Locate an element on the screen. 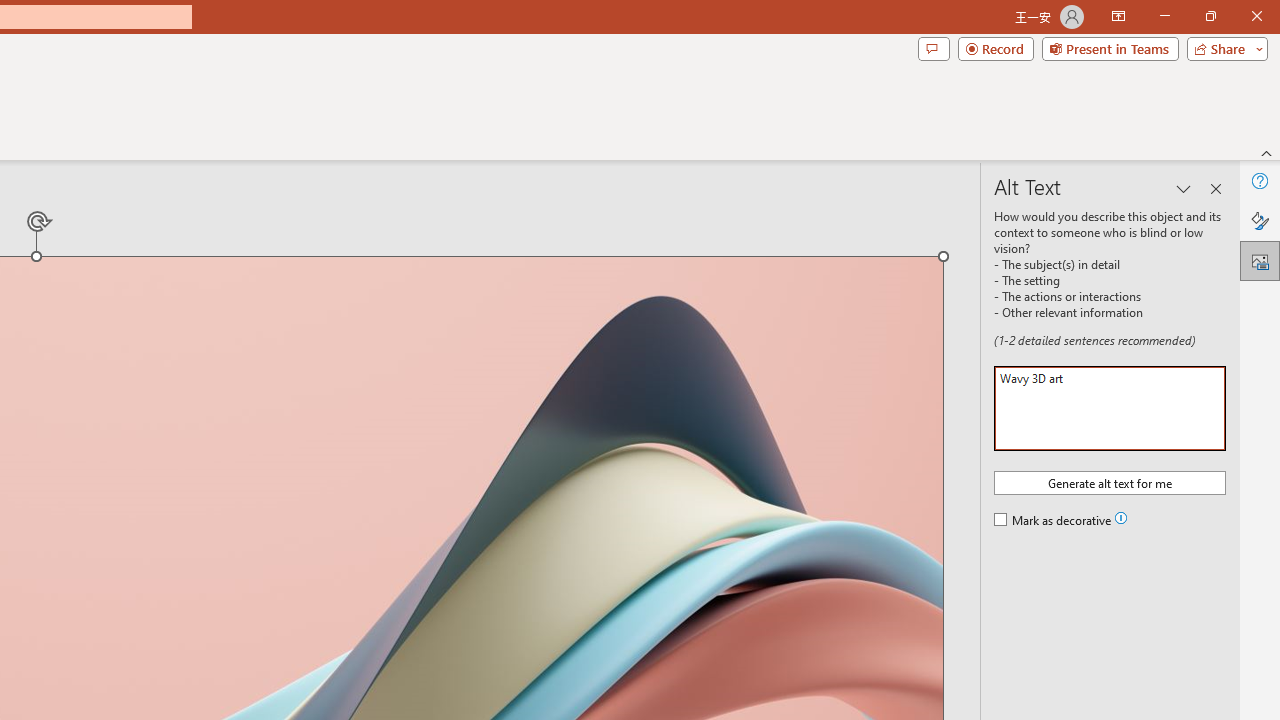 Image resolution: width=1280 pixels, height=720 pixels. 'Mark as decorative' is located at coordinates (1053, 520).